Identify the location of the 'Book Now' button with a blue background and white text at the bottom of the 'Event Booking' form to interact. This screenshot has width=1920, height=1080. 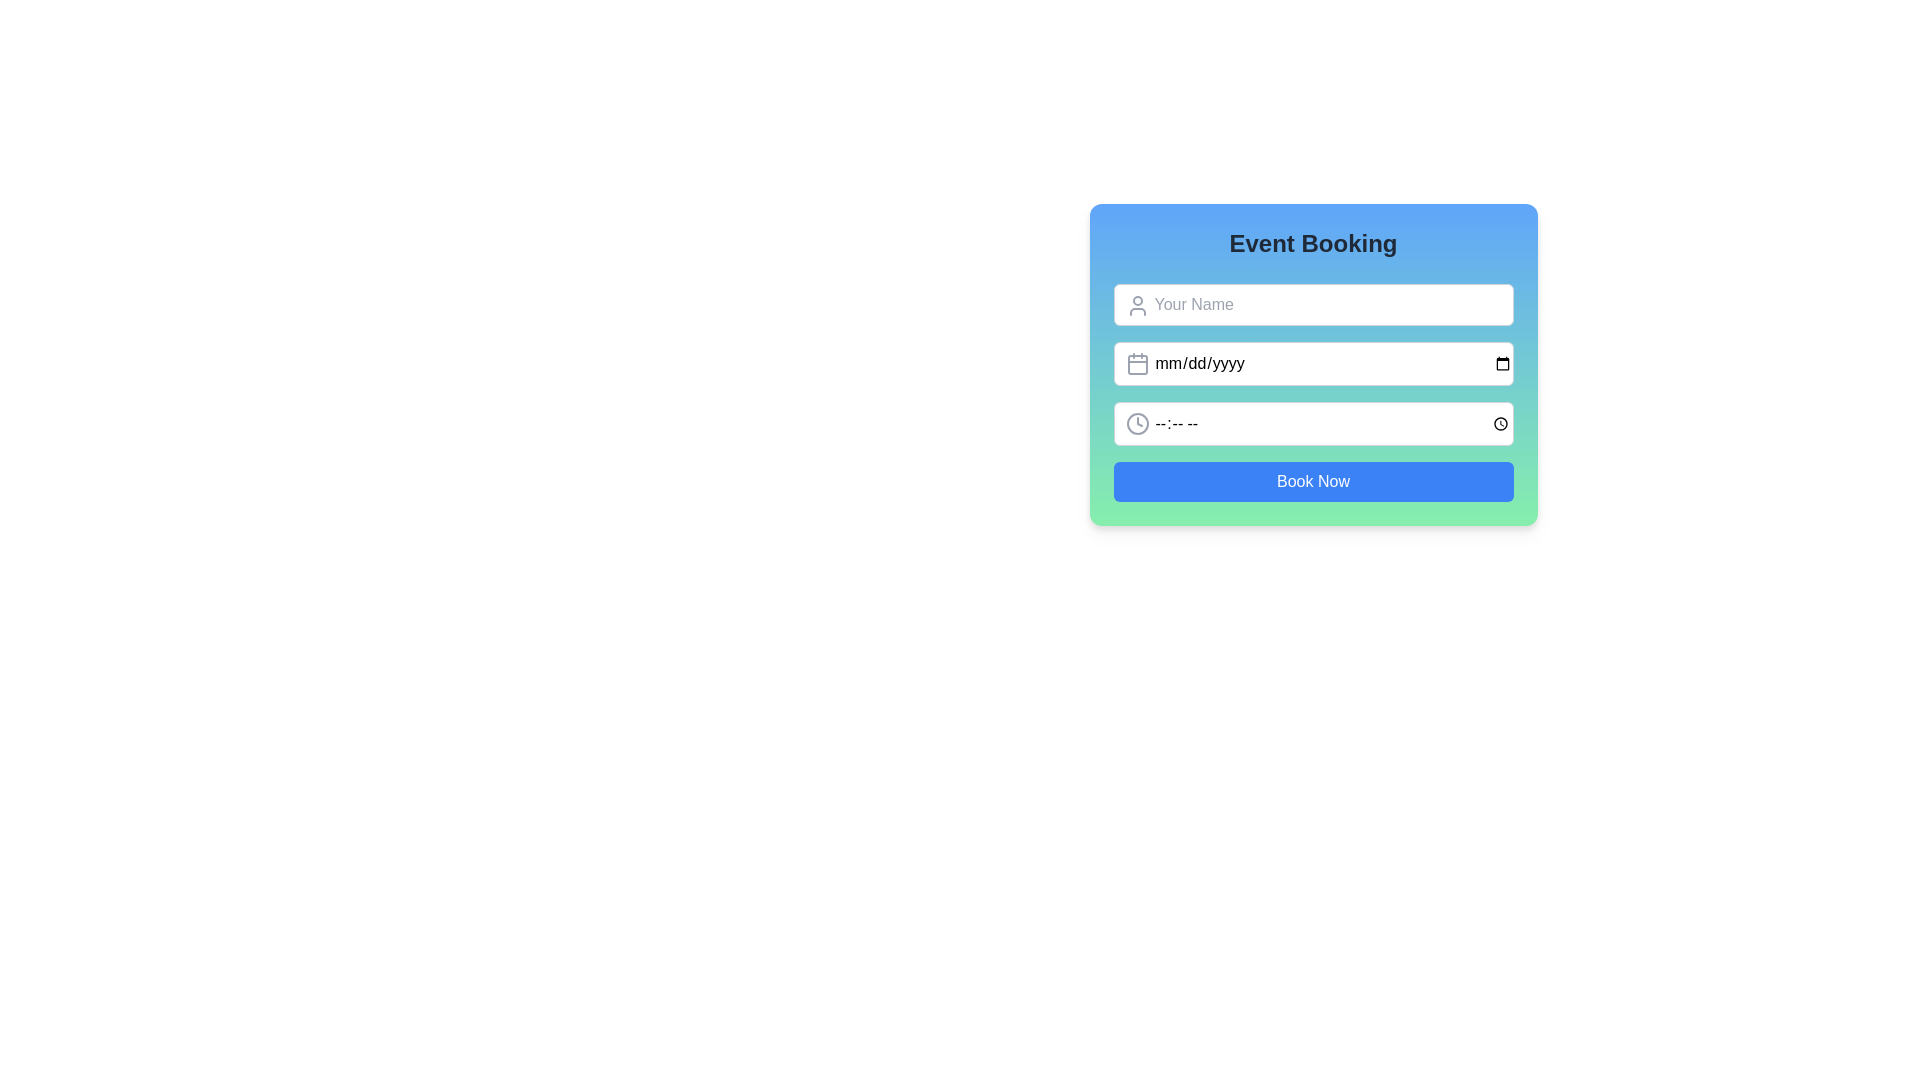
(1313, 482).